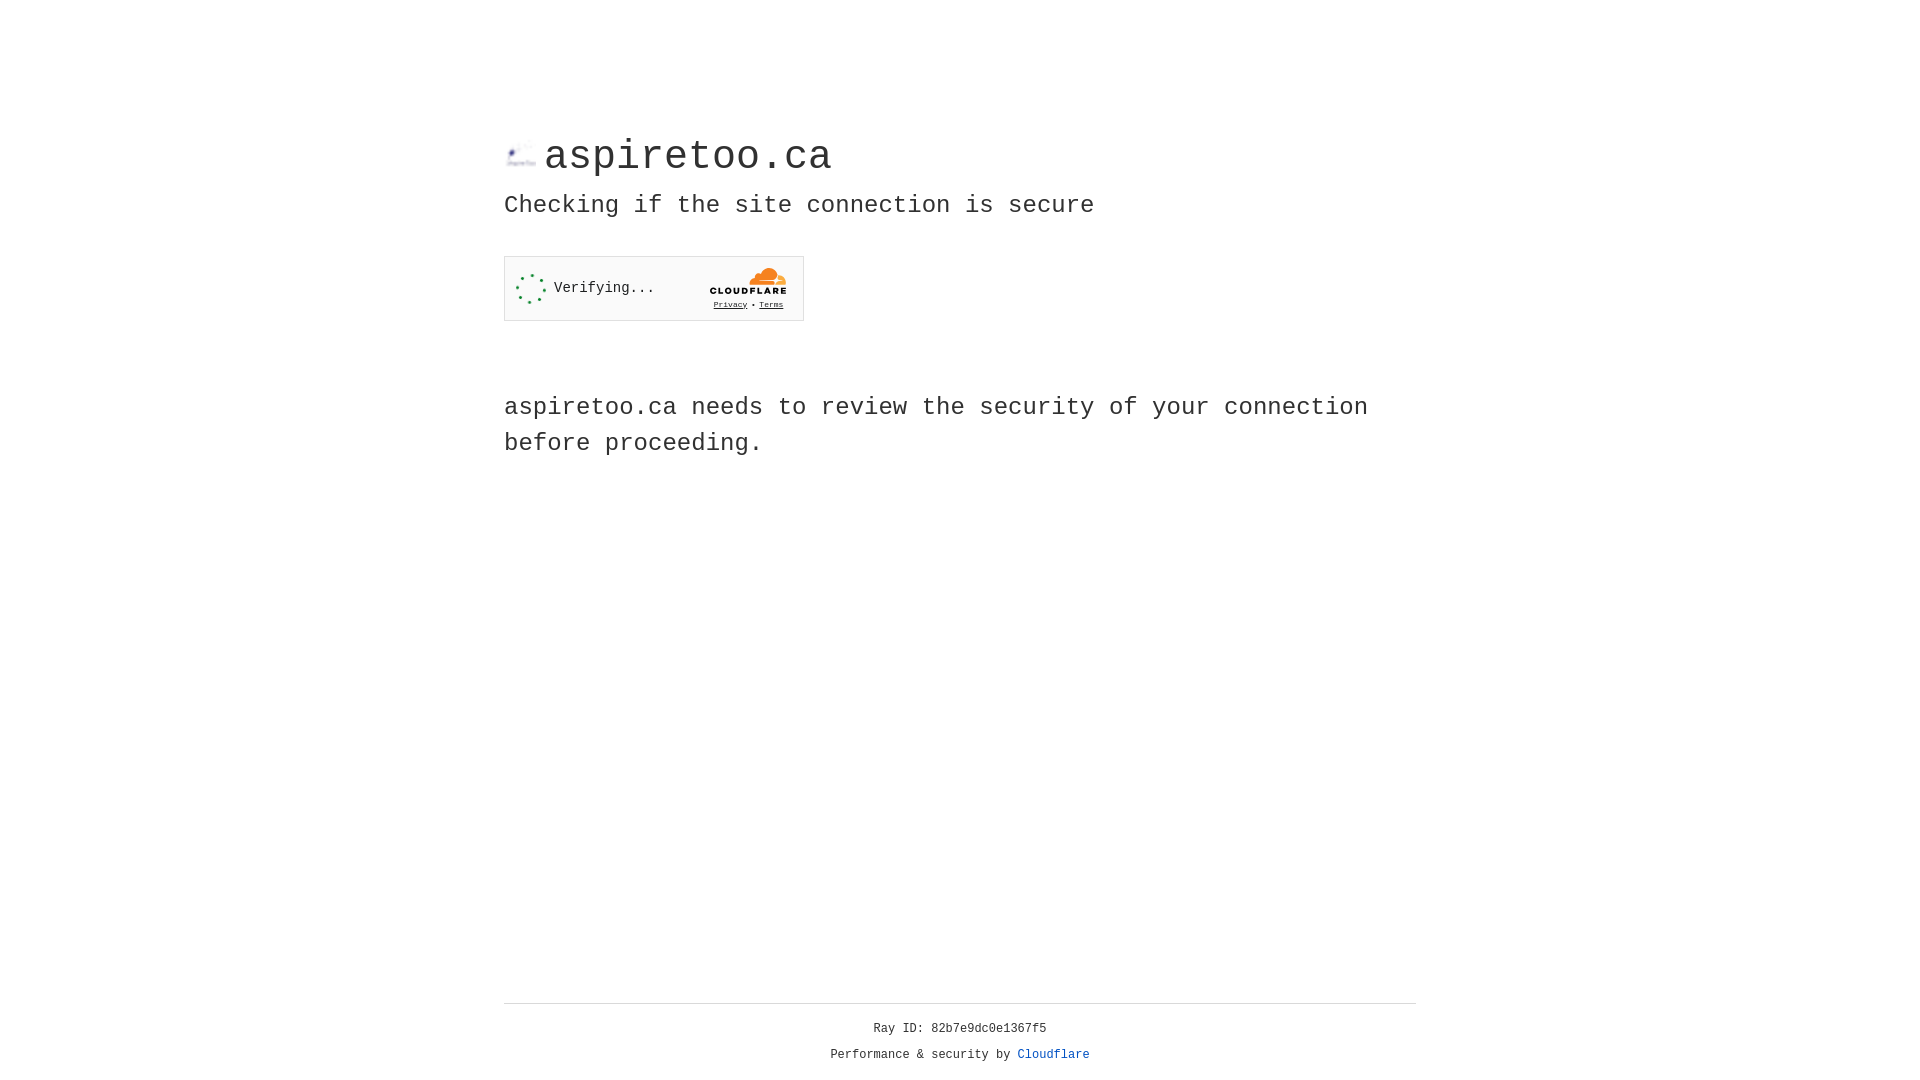 Image resolution: width=1920 pixels, height=1080 pixels. I want to click on 'Cloudflare', so click(1017, 1054).